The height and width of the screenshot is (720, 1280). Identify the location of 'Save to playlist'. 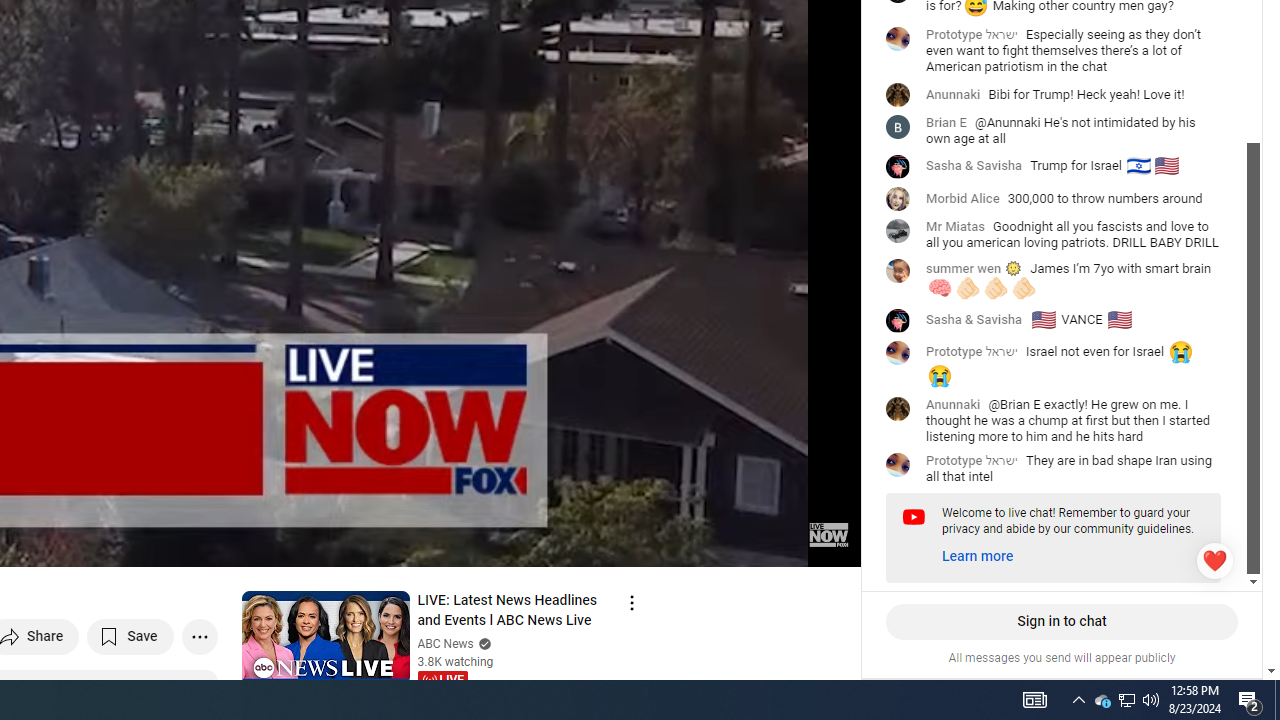
(129, 636).